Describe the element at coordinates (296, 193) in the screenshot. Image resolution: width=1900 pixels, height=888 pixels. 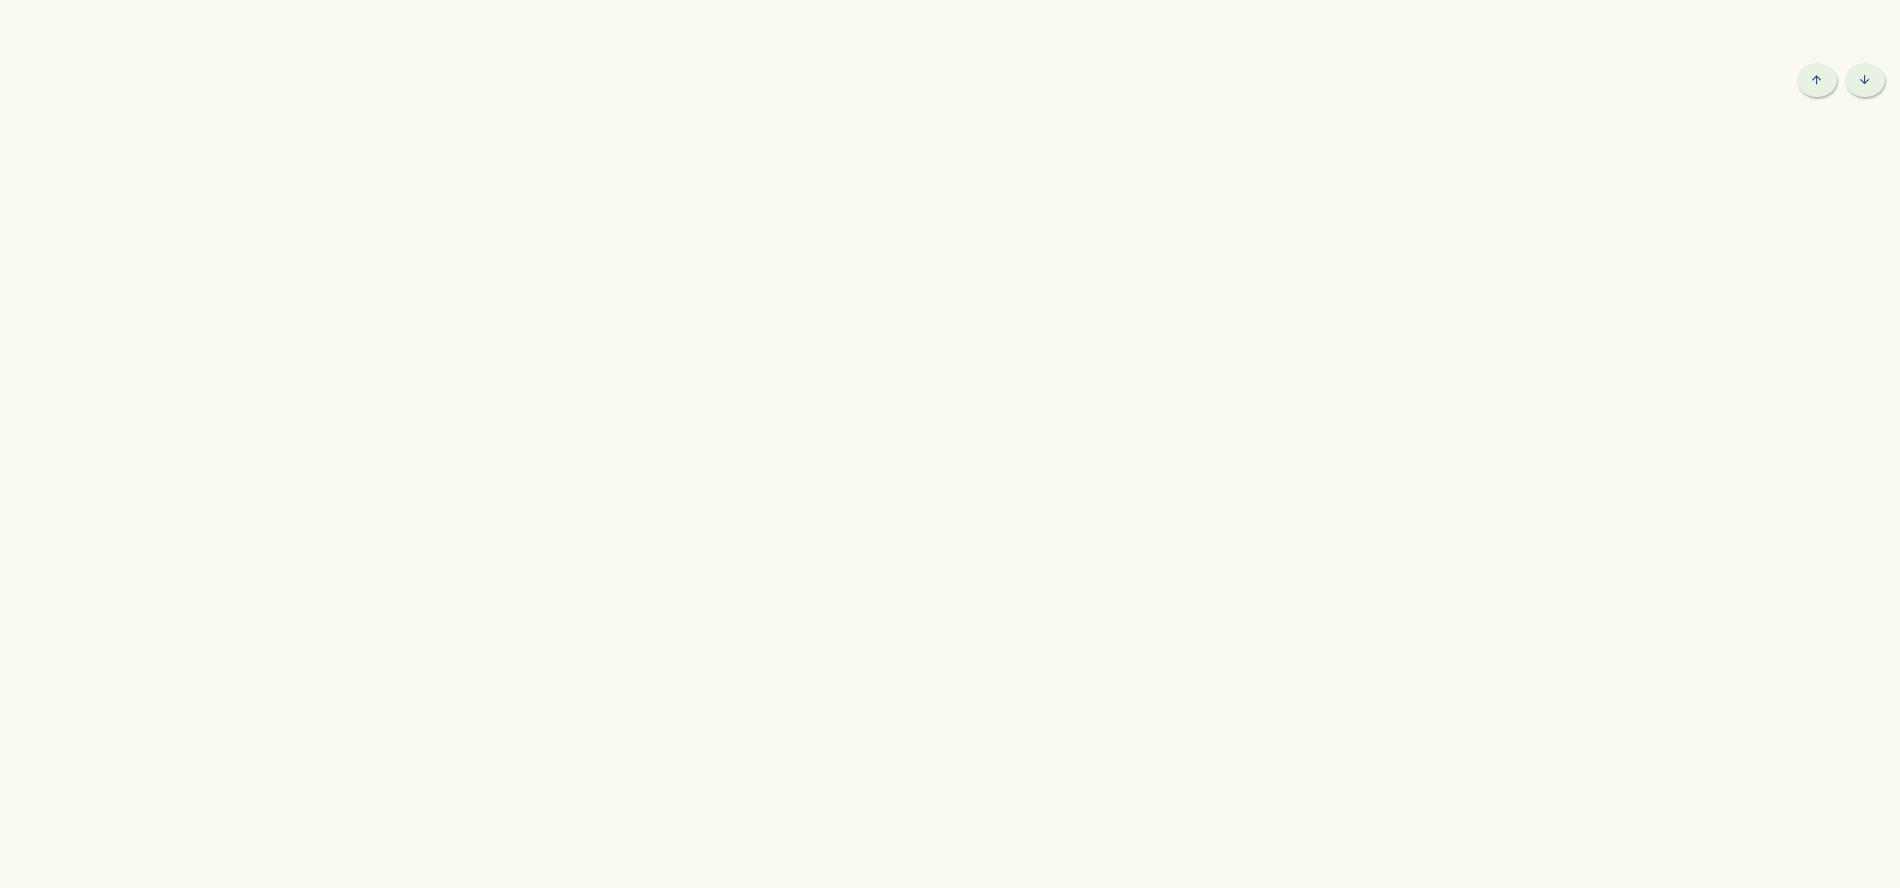
I see `'New posts'` at that location.